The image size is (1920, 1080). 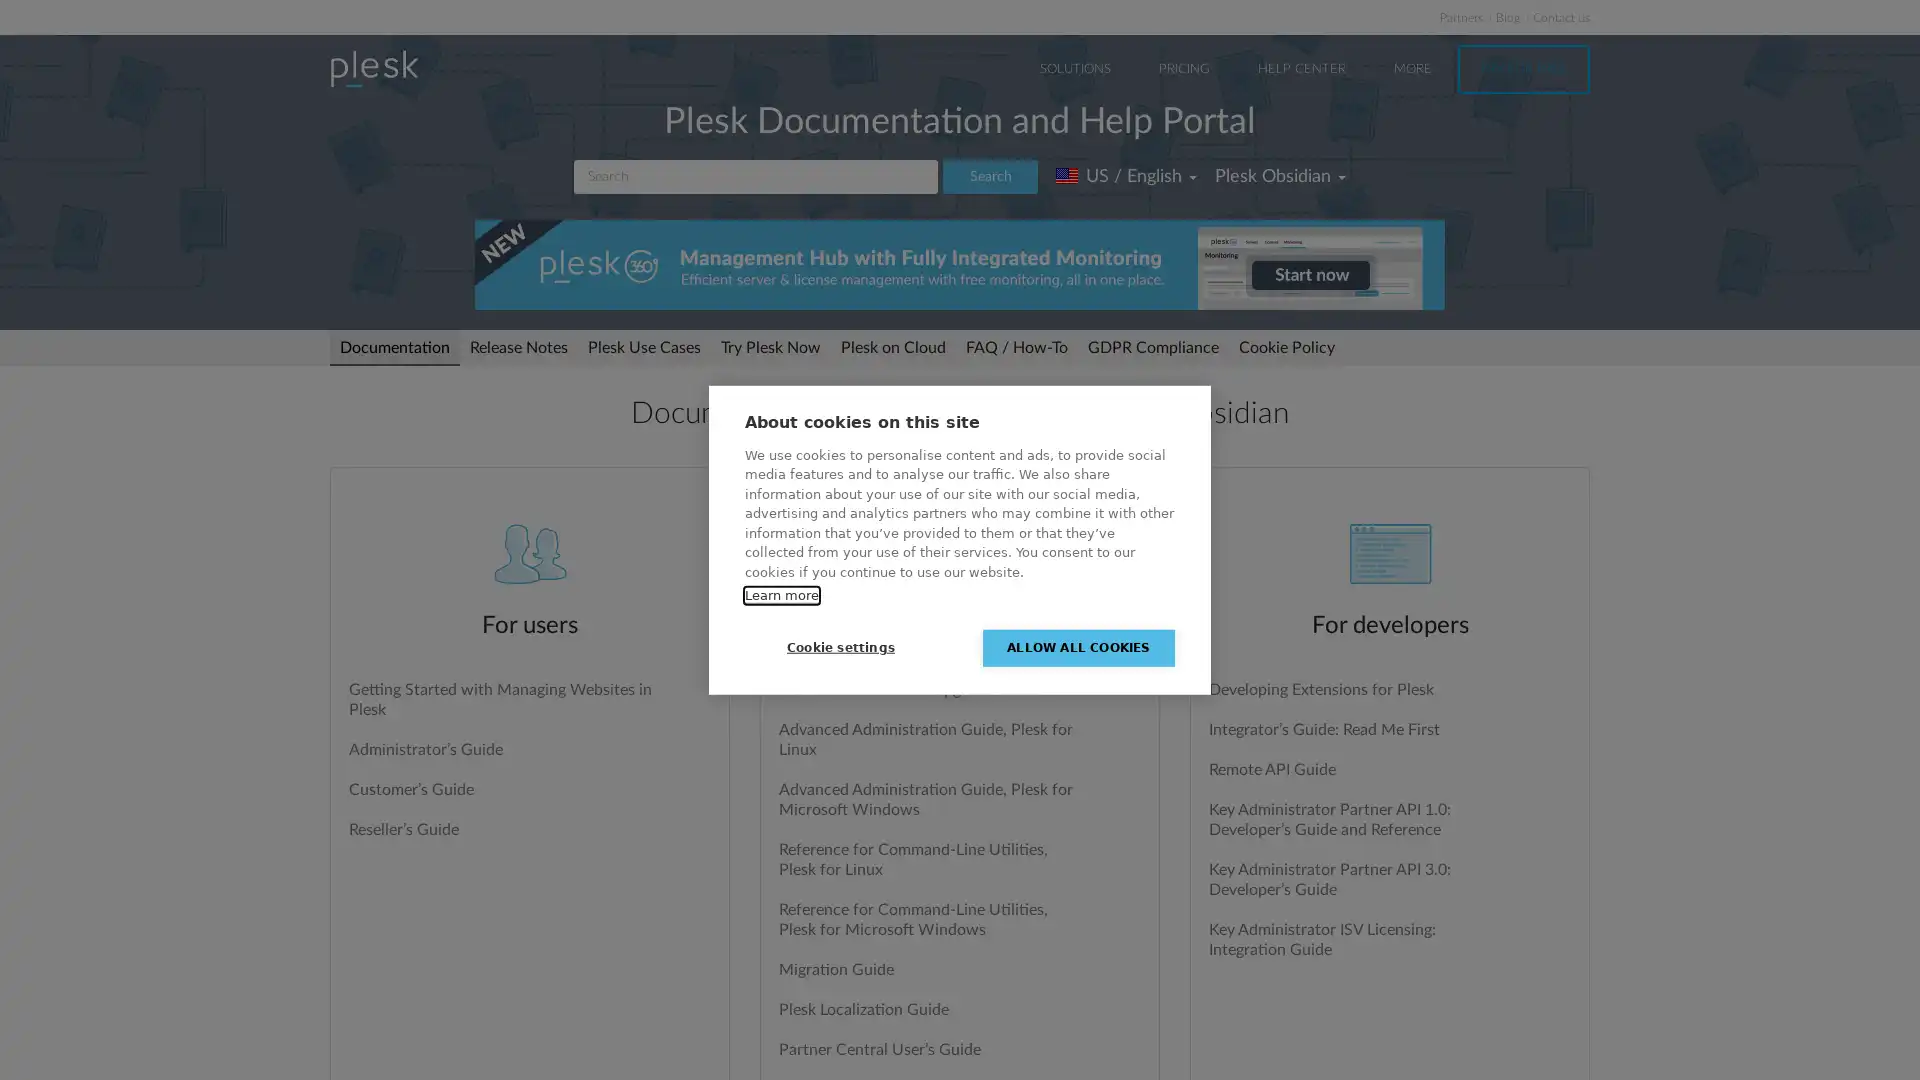 What do you see at coordinates (1280, 176) in the screenshot?
I see `Plesk Obsidian` at bounding box center [1280, 176].